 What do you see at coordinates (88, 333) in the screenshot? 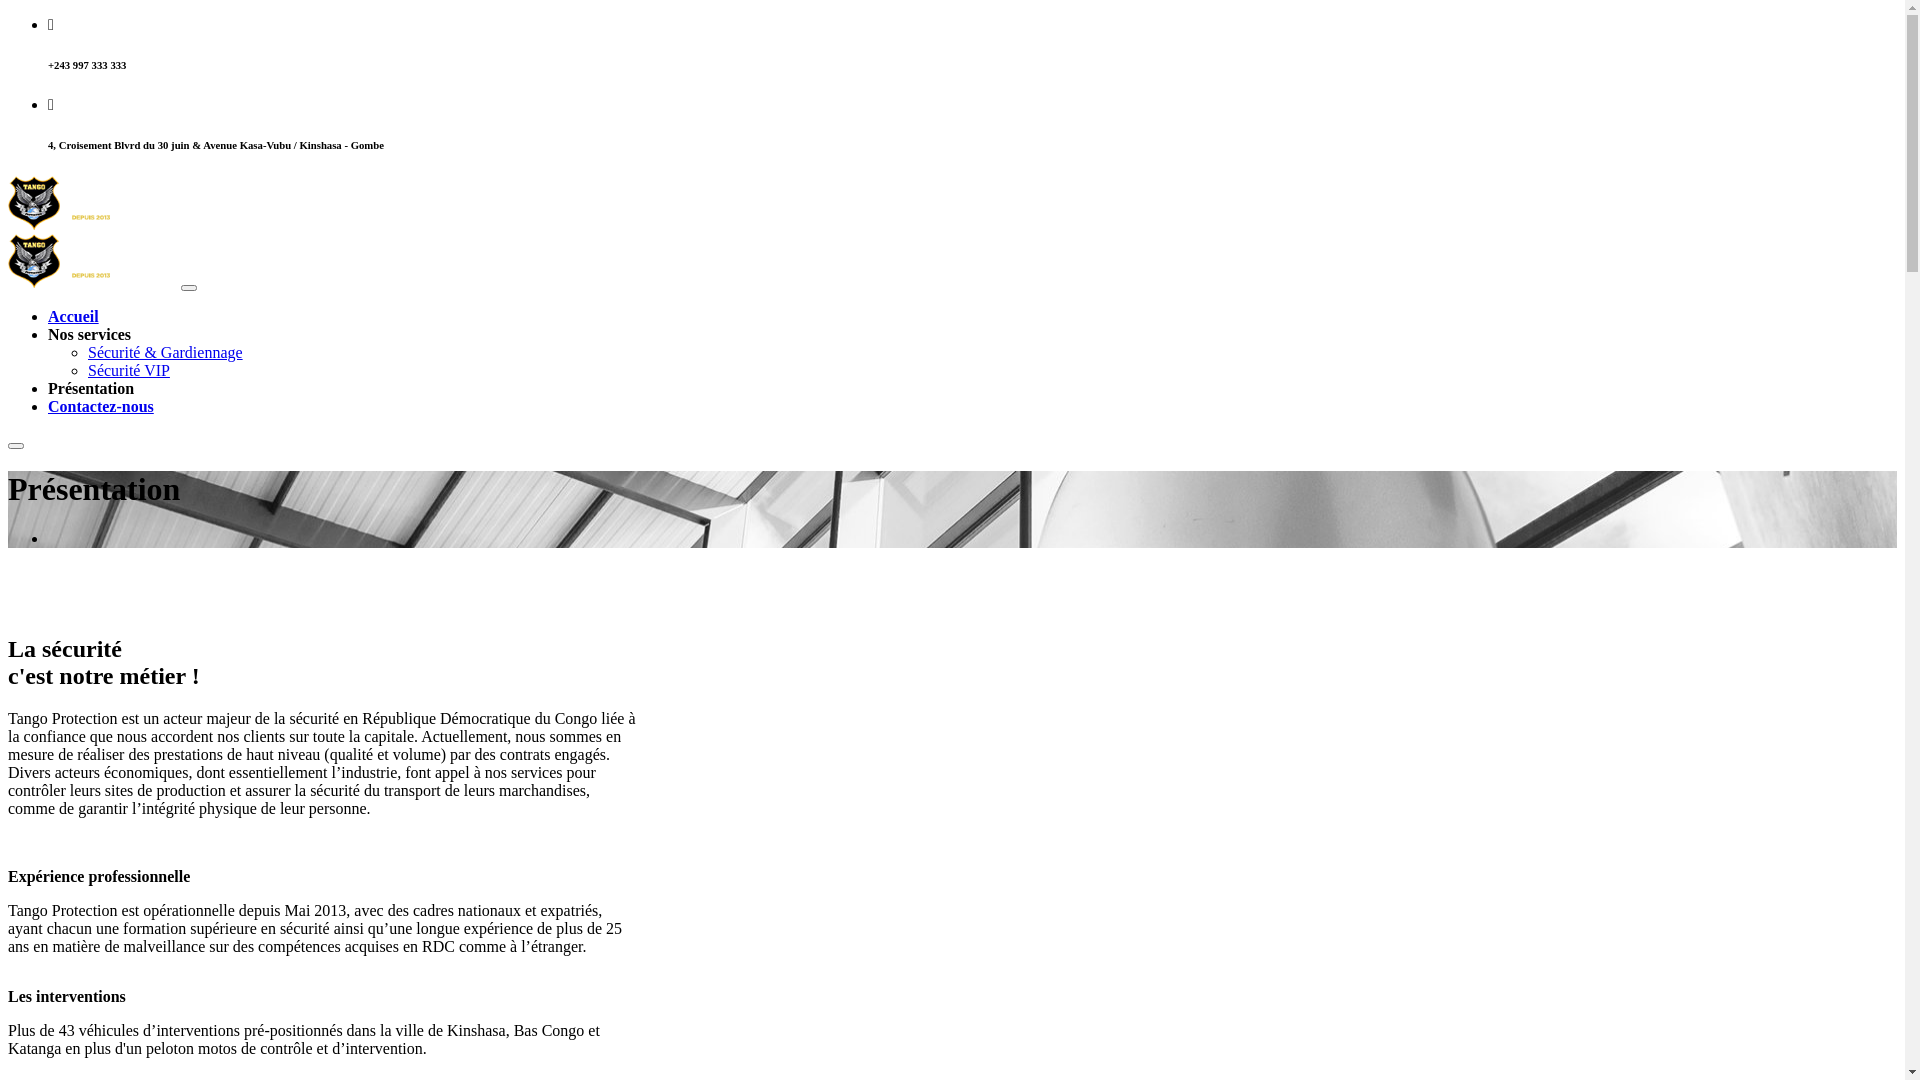
I see `'Nos services'` at bounding box center [88, 333].